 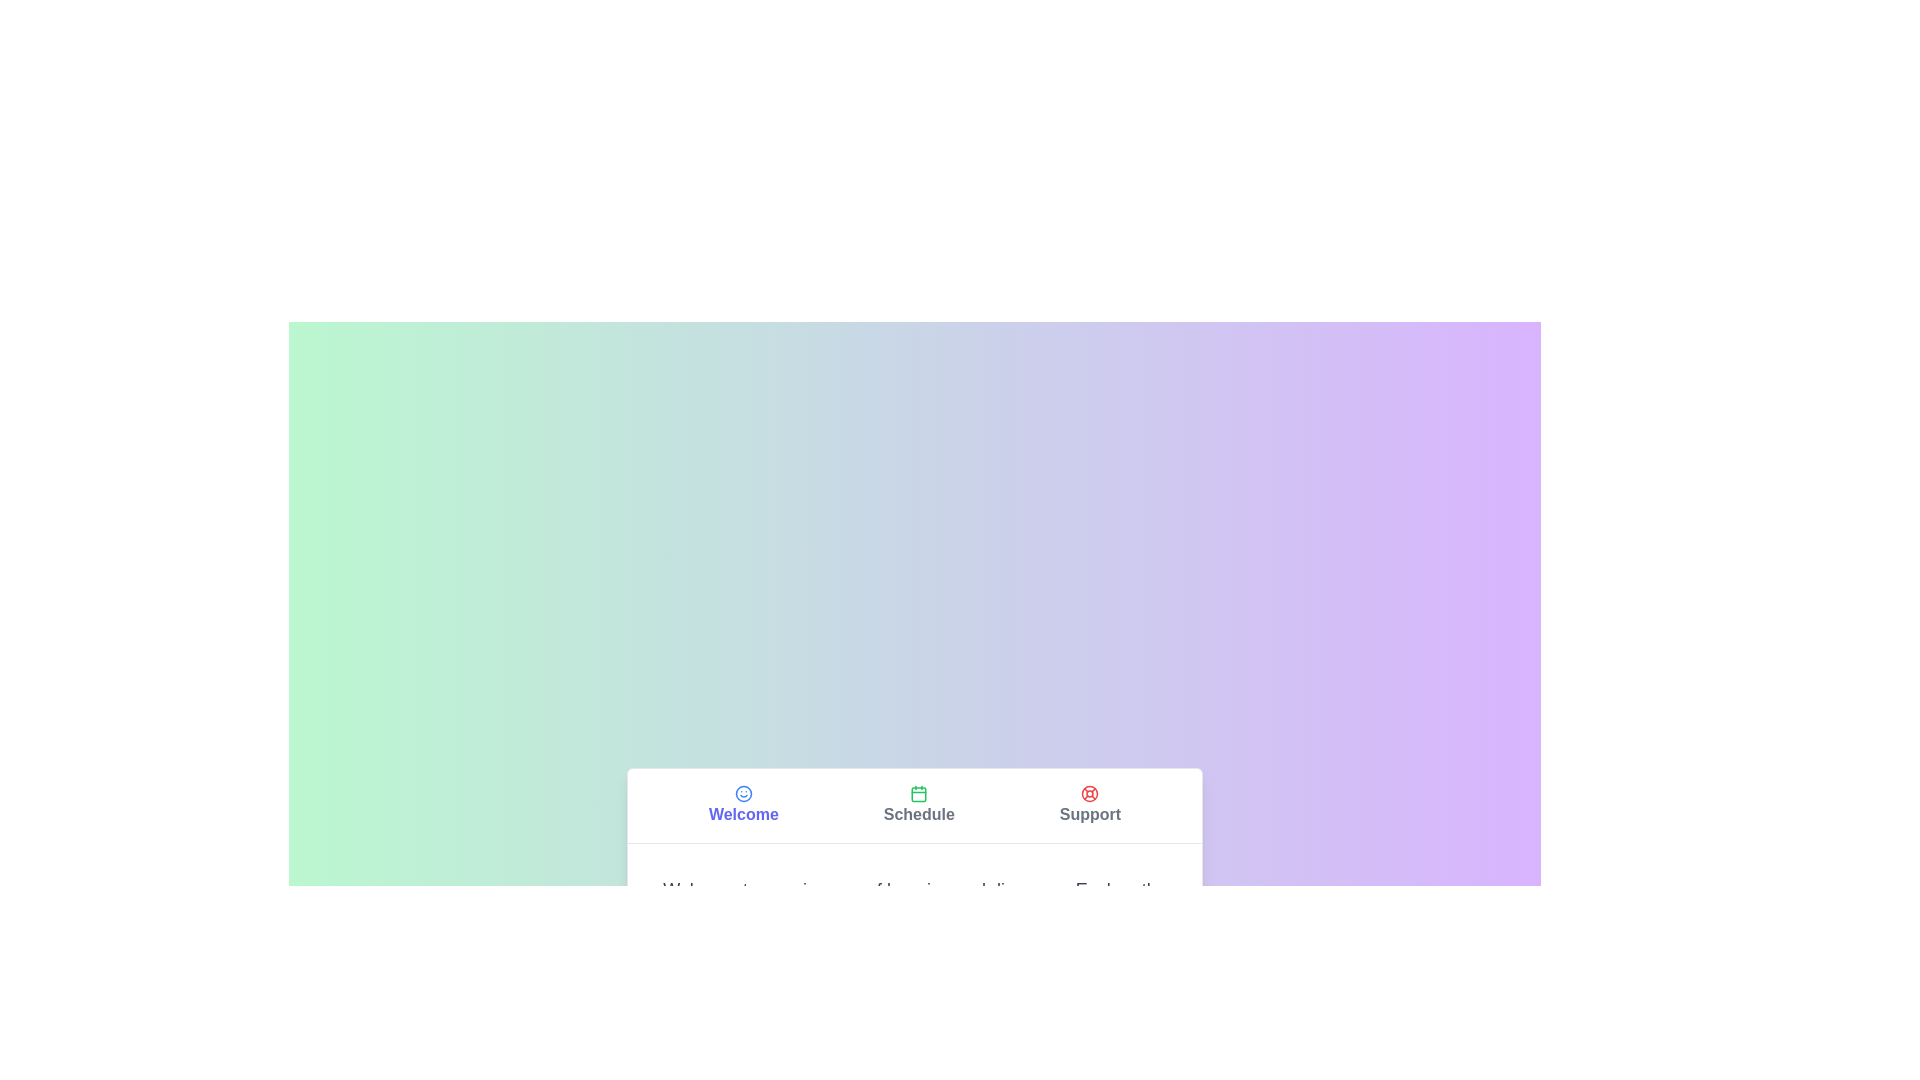 What do you see at coordinates (742, 804) in the screenshot?
I see `the Welcome tab to view its content` at bounding box center [742, 804].